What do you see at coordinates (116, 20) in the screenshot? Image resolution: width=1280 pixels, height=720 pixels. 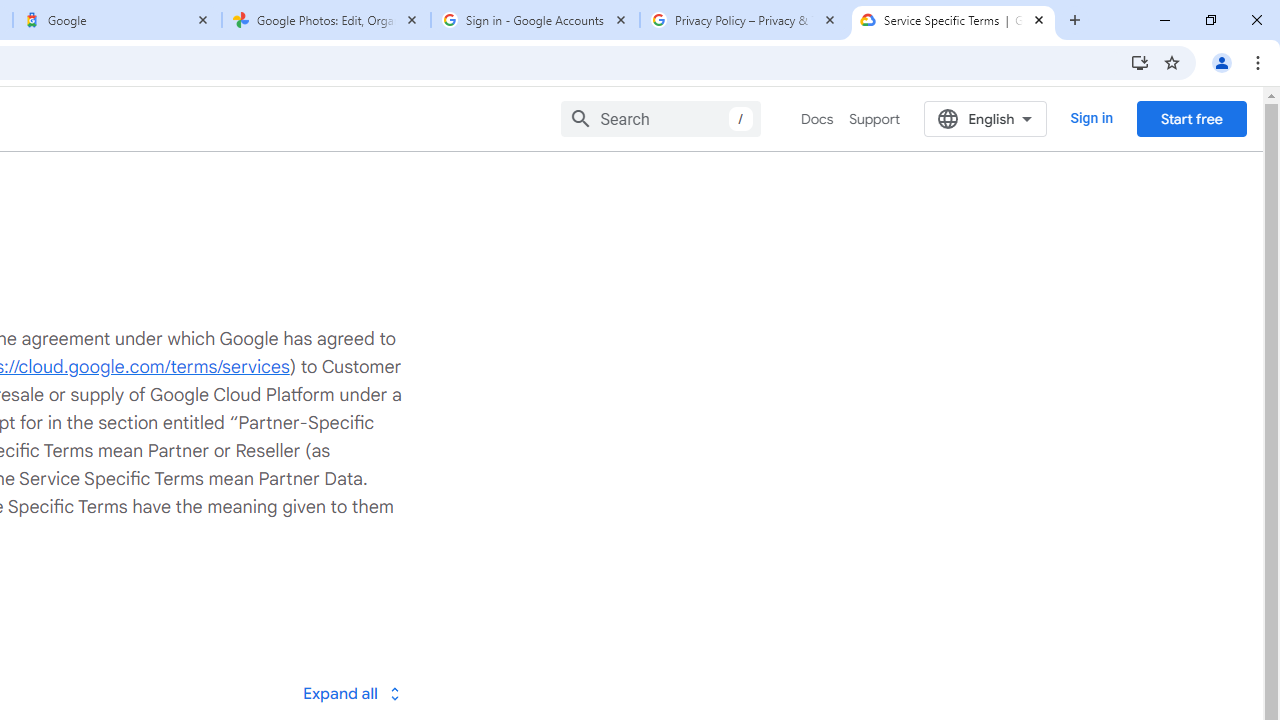 I see `'Google'` at bounding box center [116, 20].